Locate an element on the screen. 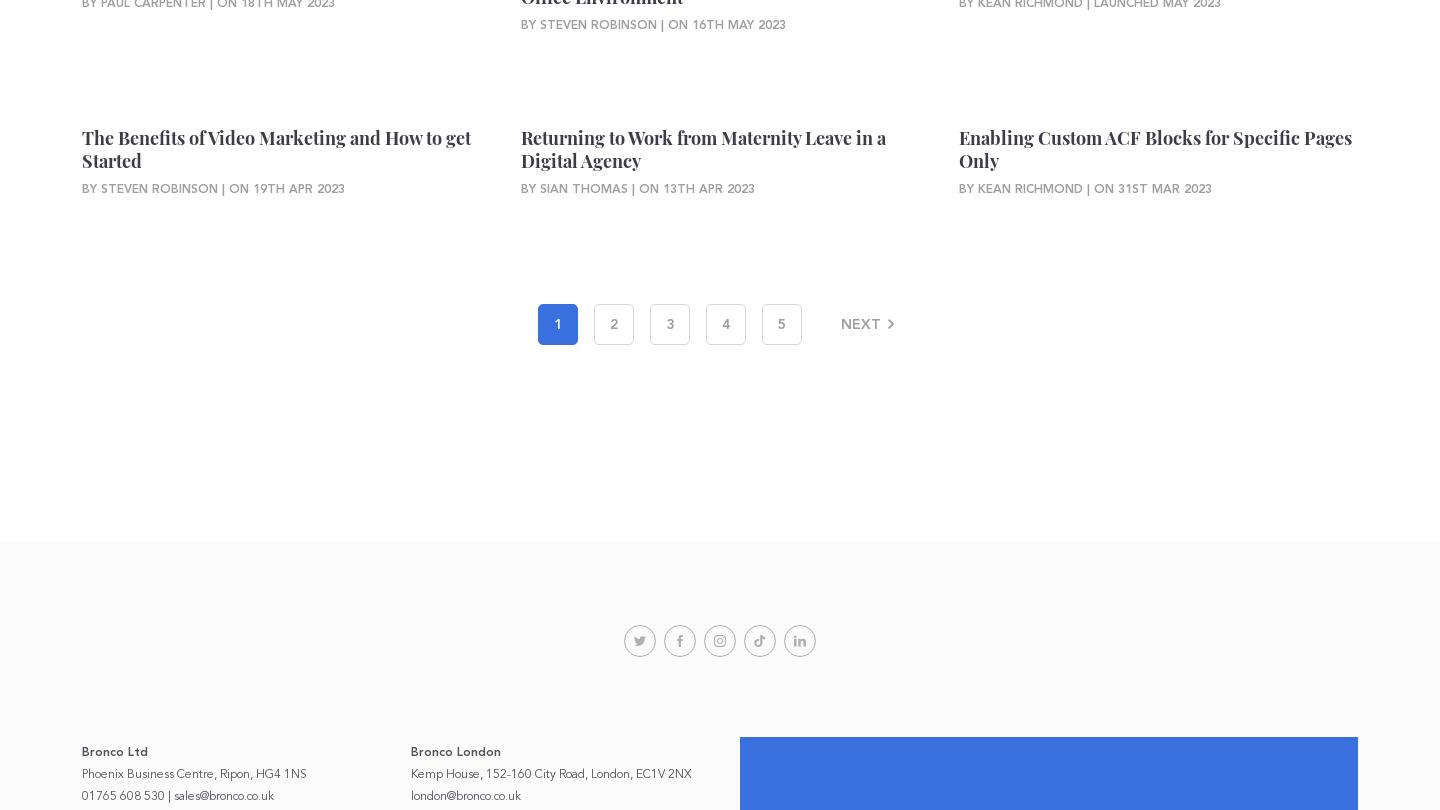  'london@bronco.co.uk' is located at coordinates (408, 794).